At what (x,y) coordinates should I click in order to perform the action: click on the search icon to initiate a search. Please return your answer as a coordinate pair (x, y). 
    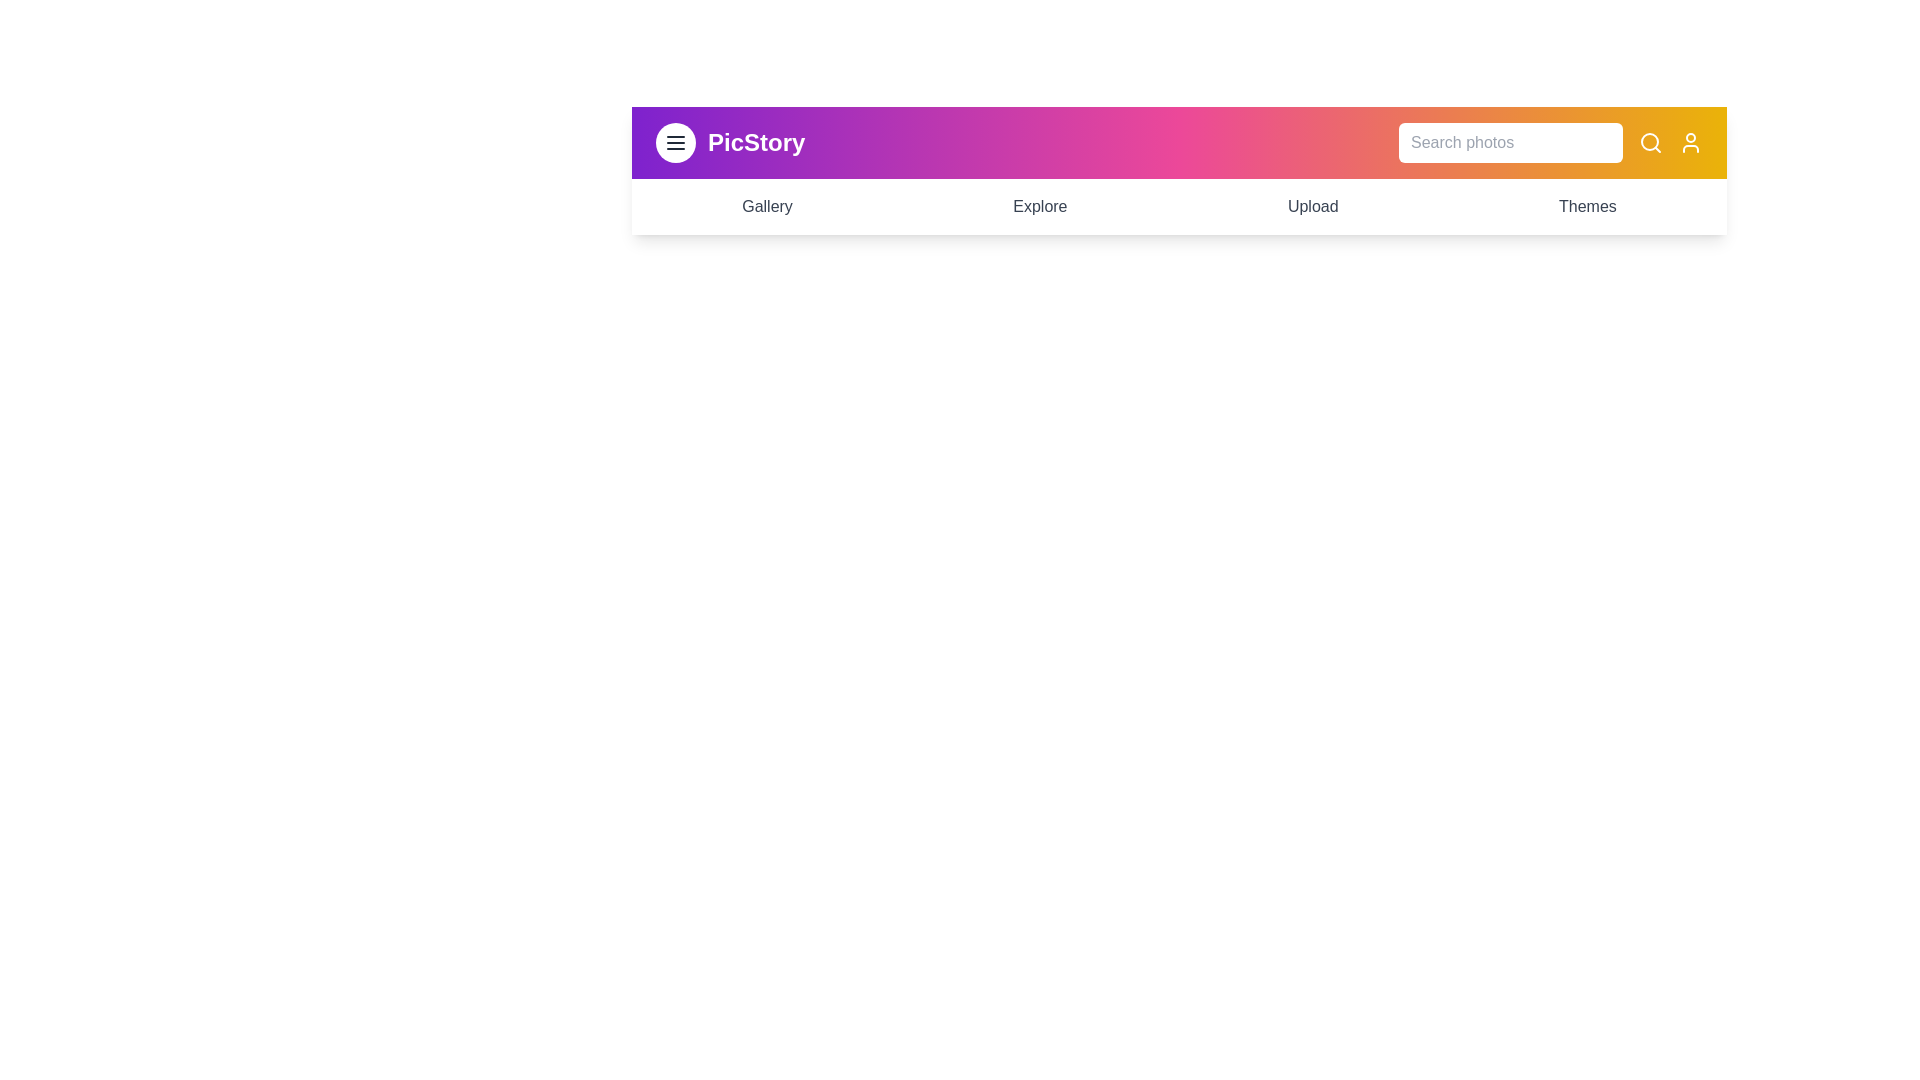
    Looking at the image, I should click on (1651, 141).